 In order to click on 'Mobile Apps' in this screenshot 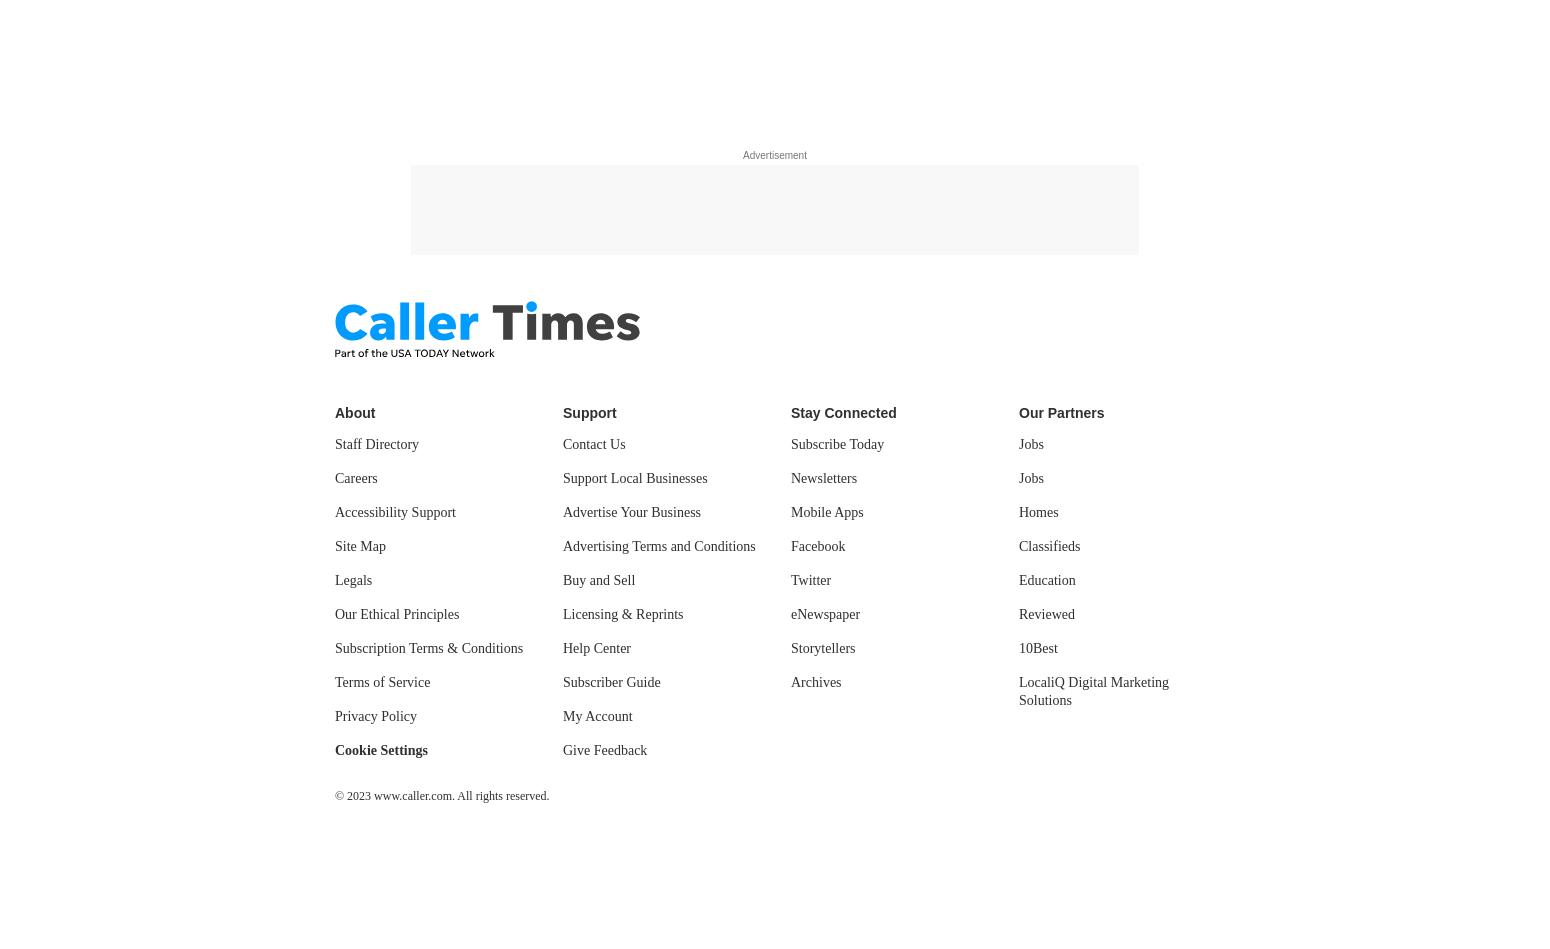, I will do `click(825, 511)`.